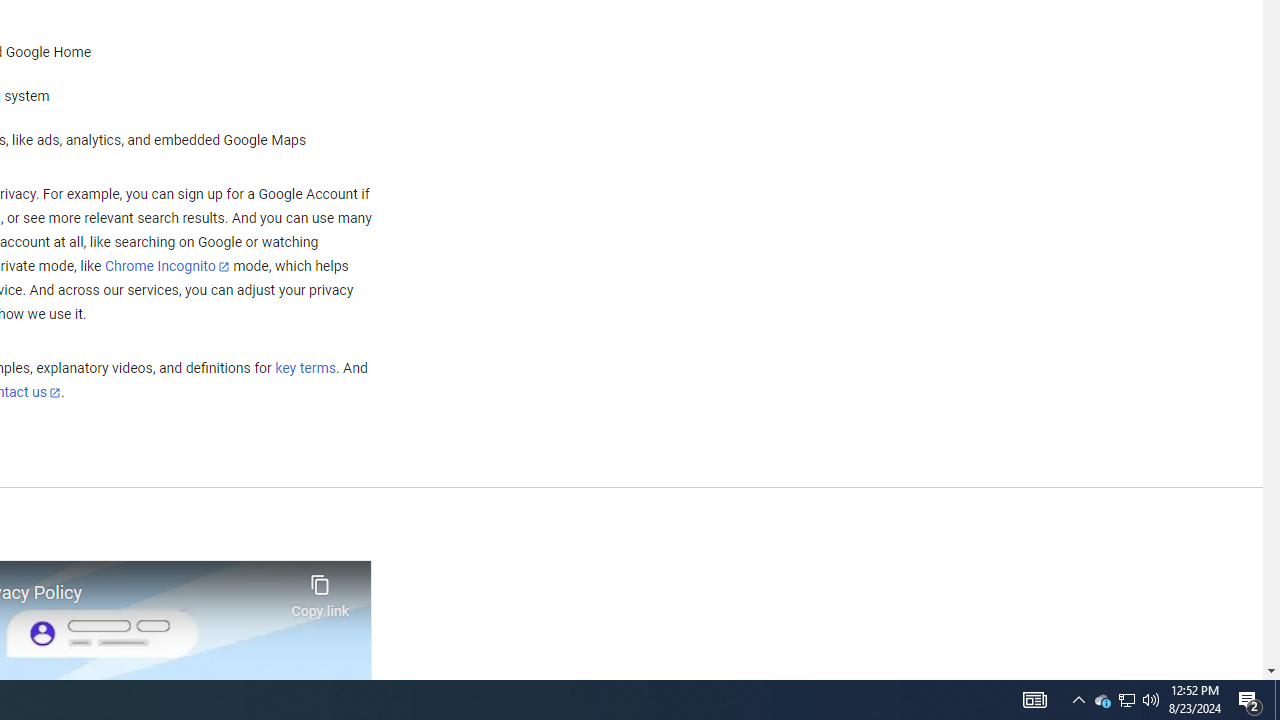 This screenshot has width=1280, height=720. I want to click on 'Copy link', so click(320, 590).